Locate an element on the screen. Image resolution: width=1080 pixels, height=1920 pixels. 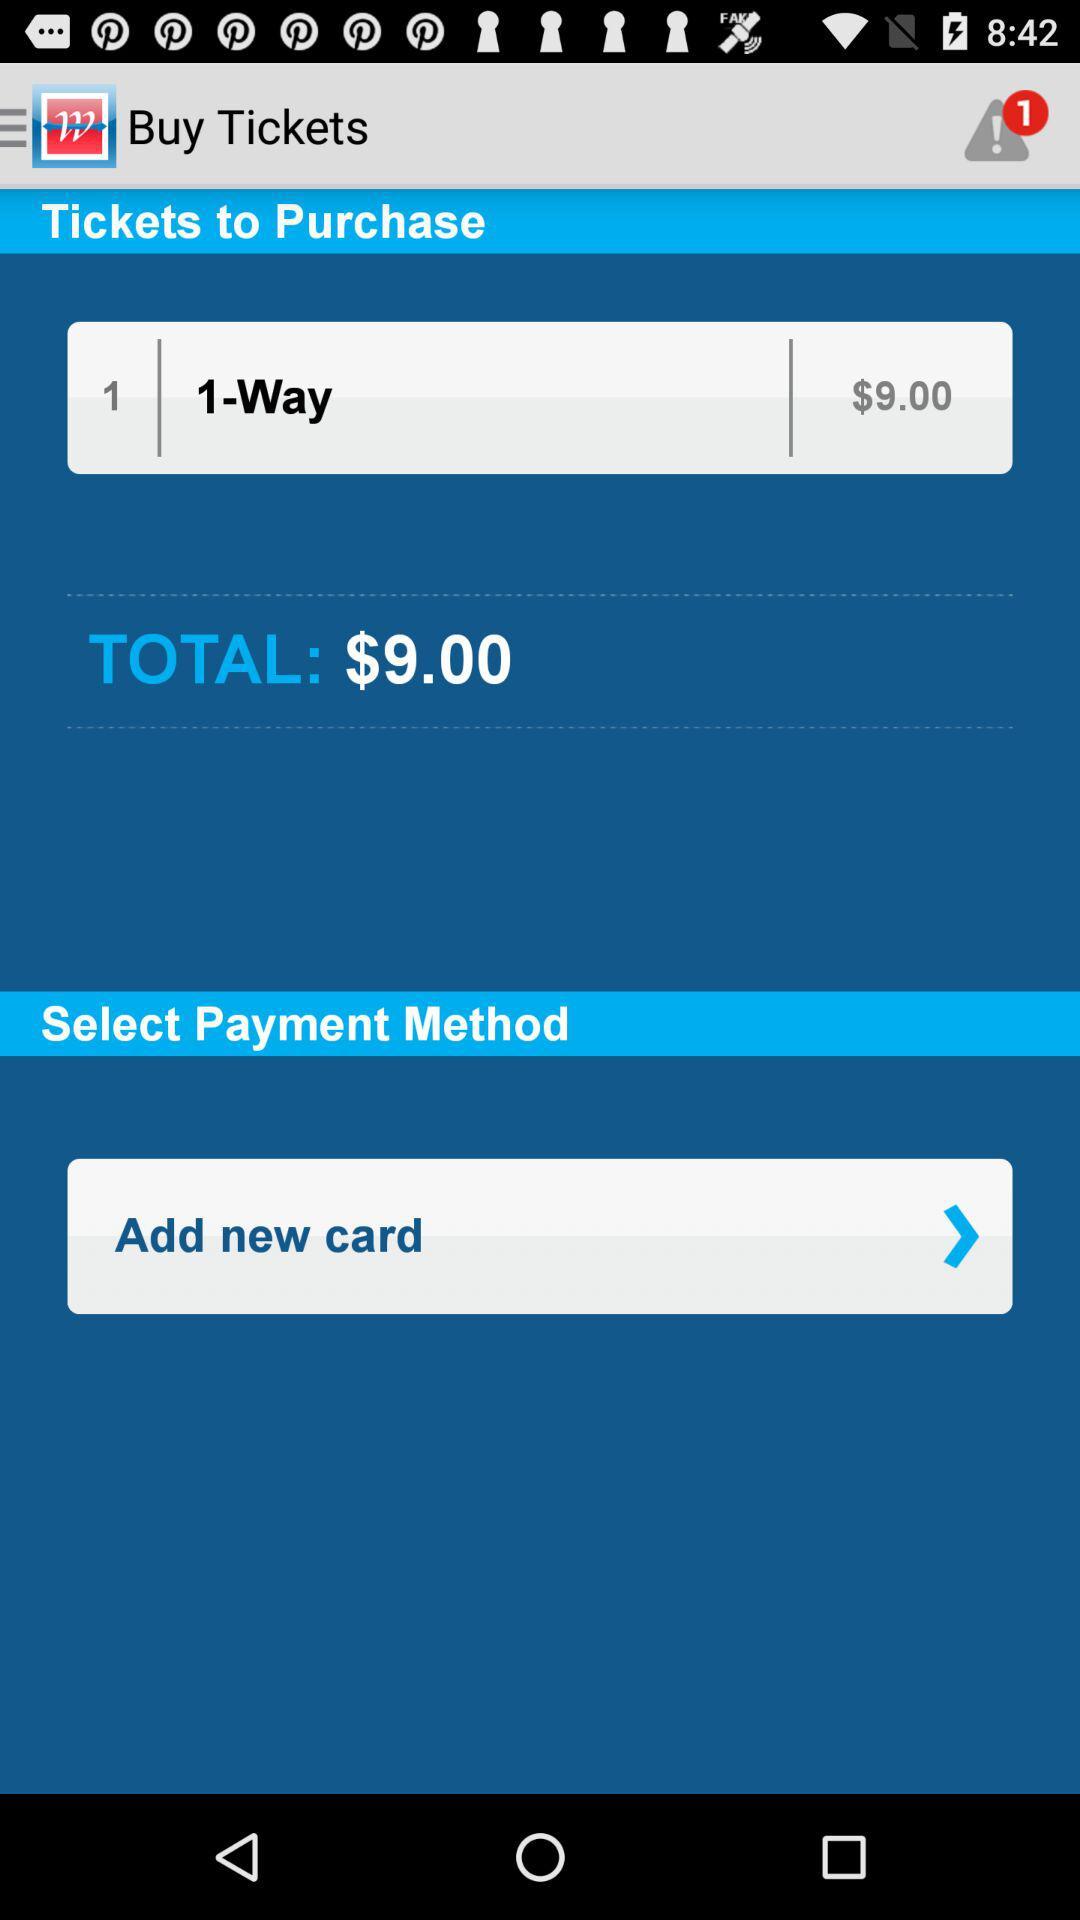
icon which is at top right corner is located at coordinates (1006, 124).